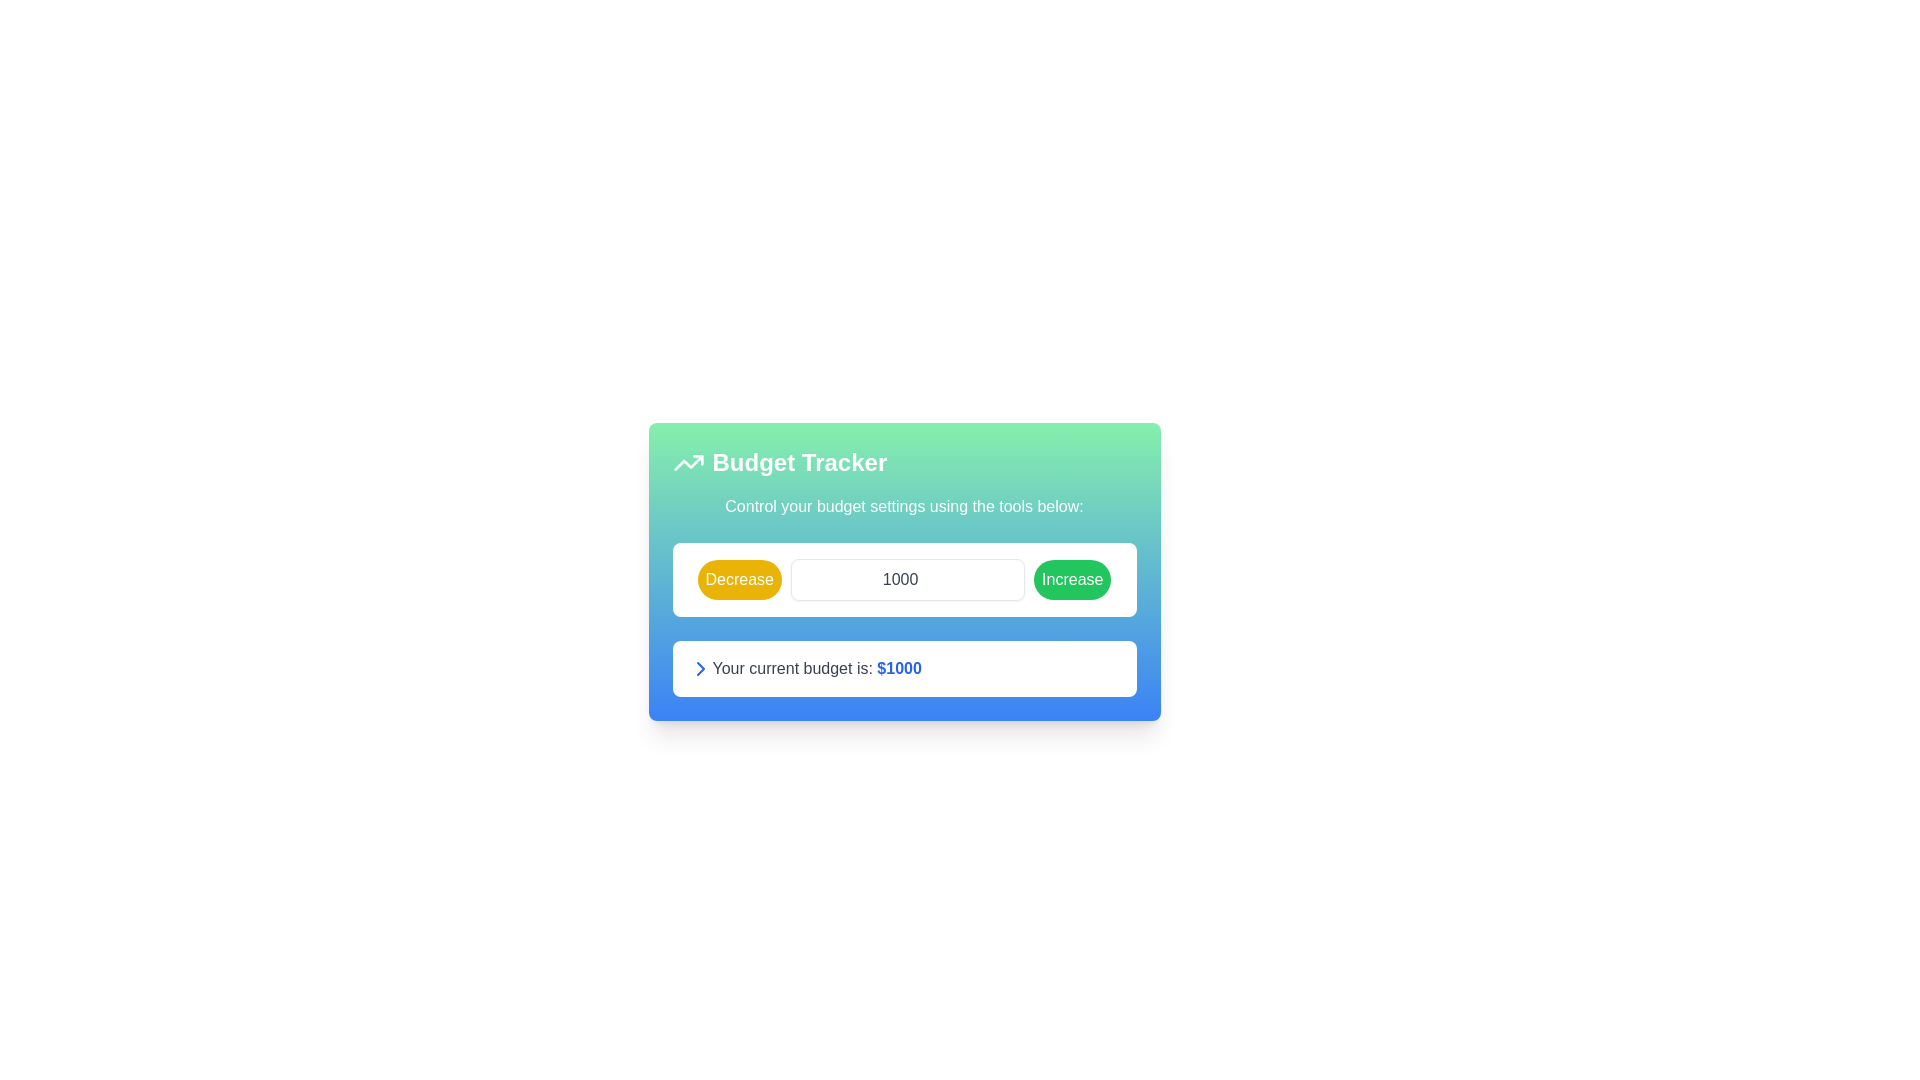 The image size is (1920, 1080). I want to click on the numeric input field within the 'Budget Tracker' card interface to focus it for editing, so click(906, 579).